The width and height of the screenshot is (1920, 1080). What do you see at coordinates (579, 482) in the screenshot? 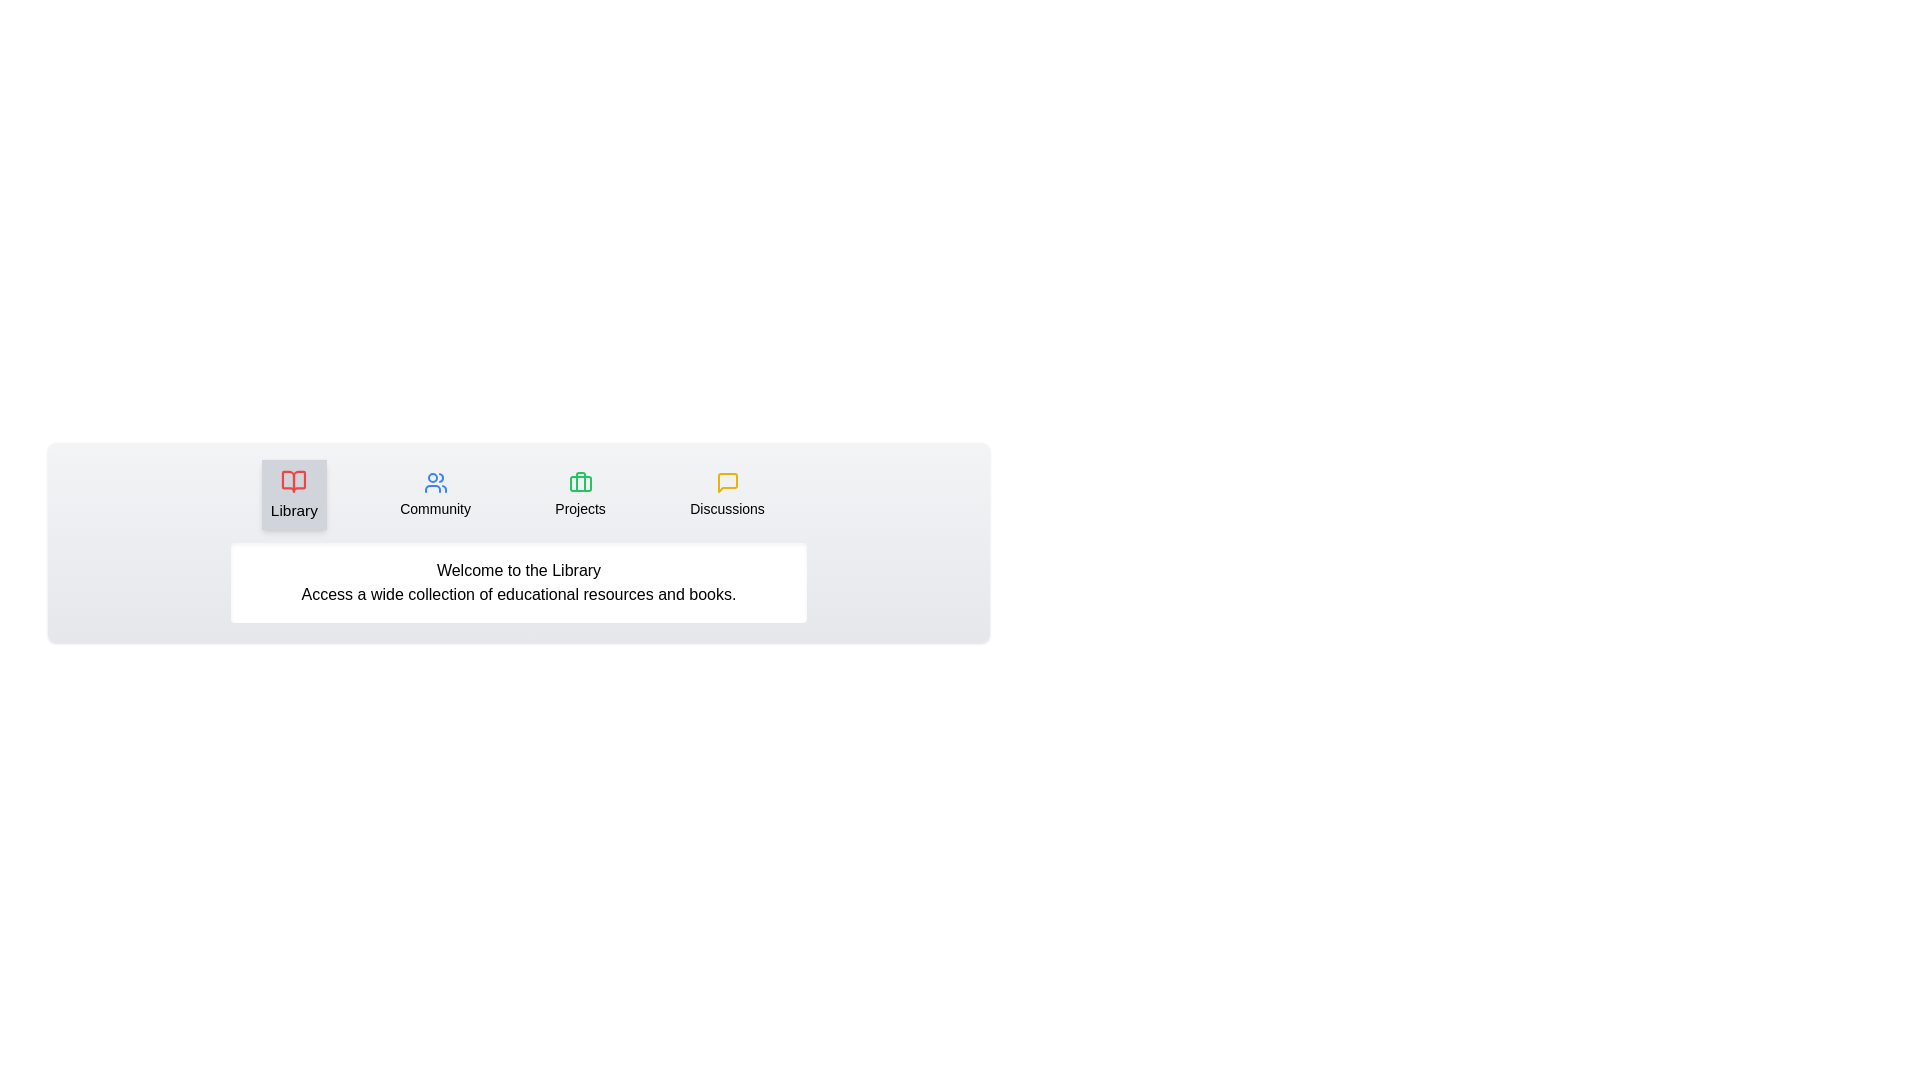
I see `the vertical line segment with rounded ends that is part of the briefcase-shaped icon labeled 'Library', located near its left vertical side` at bounding box center [579, 482].